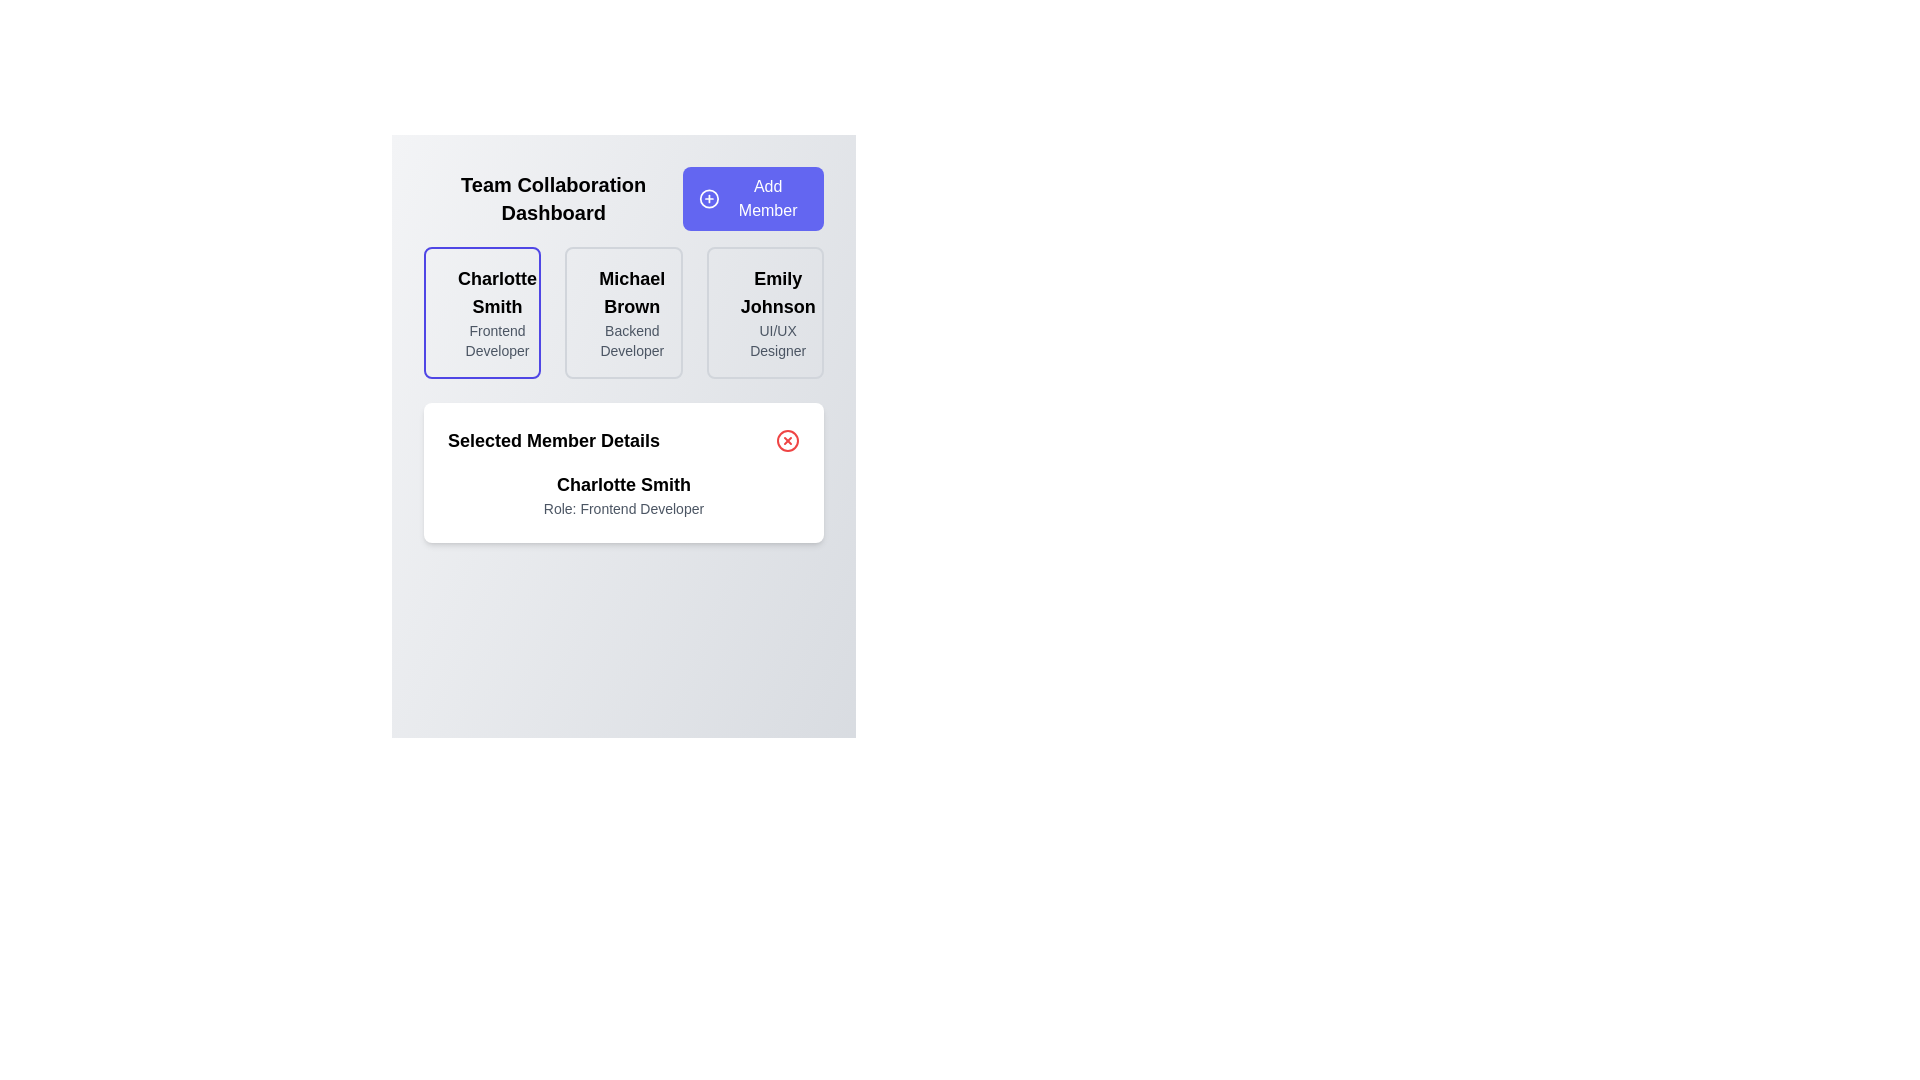  I want to click on the text label identifying the selected member in the 'Selected Member Details' card, which is centrally aligned above the 'Role: Frontend Developer' text, so click(623, 485).